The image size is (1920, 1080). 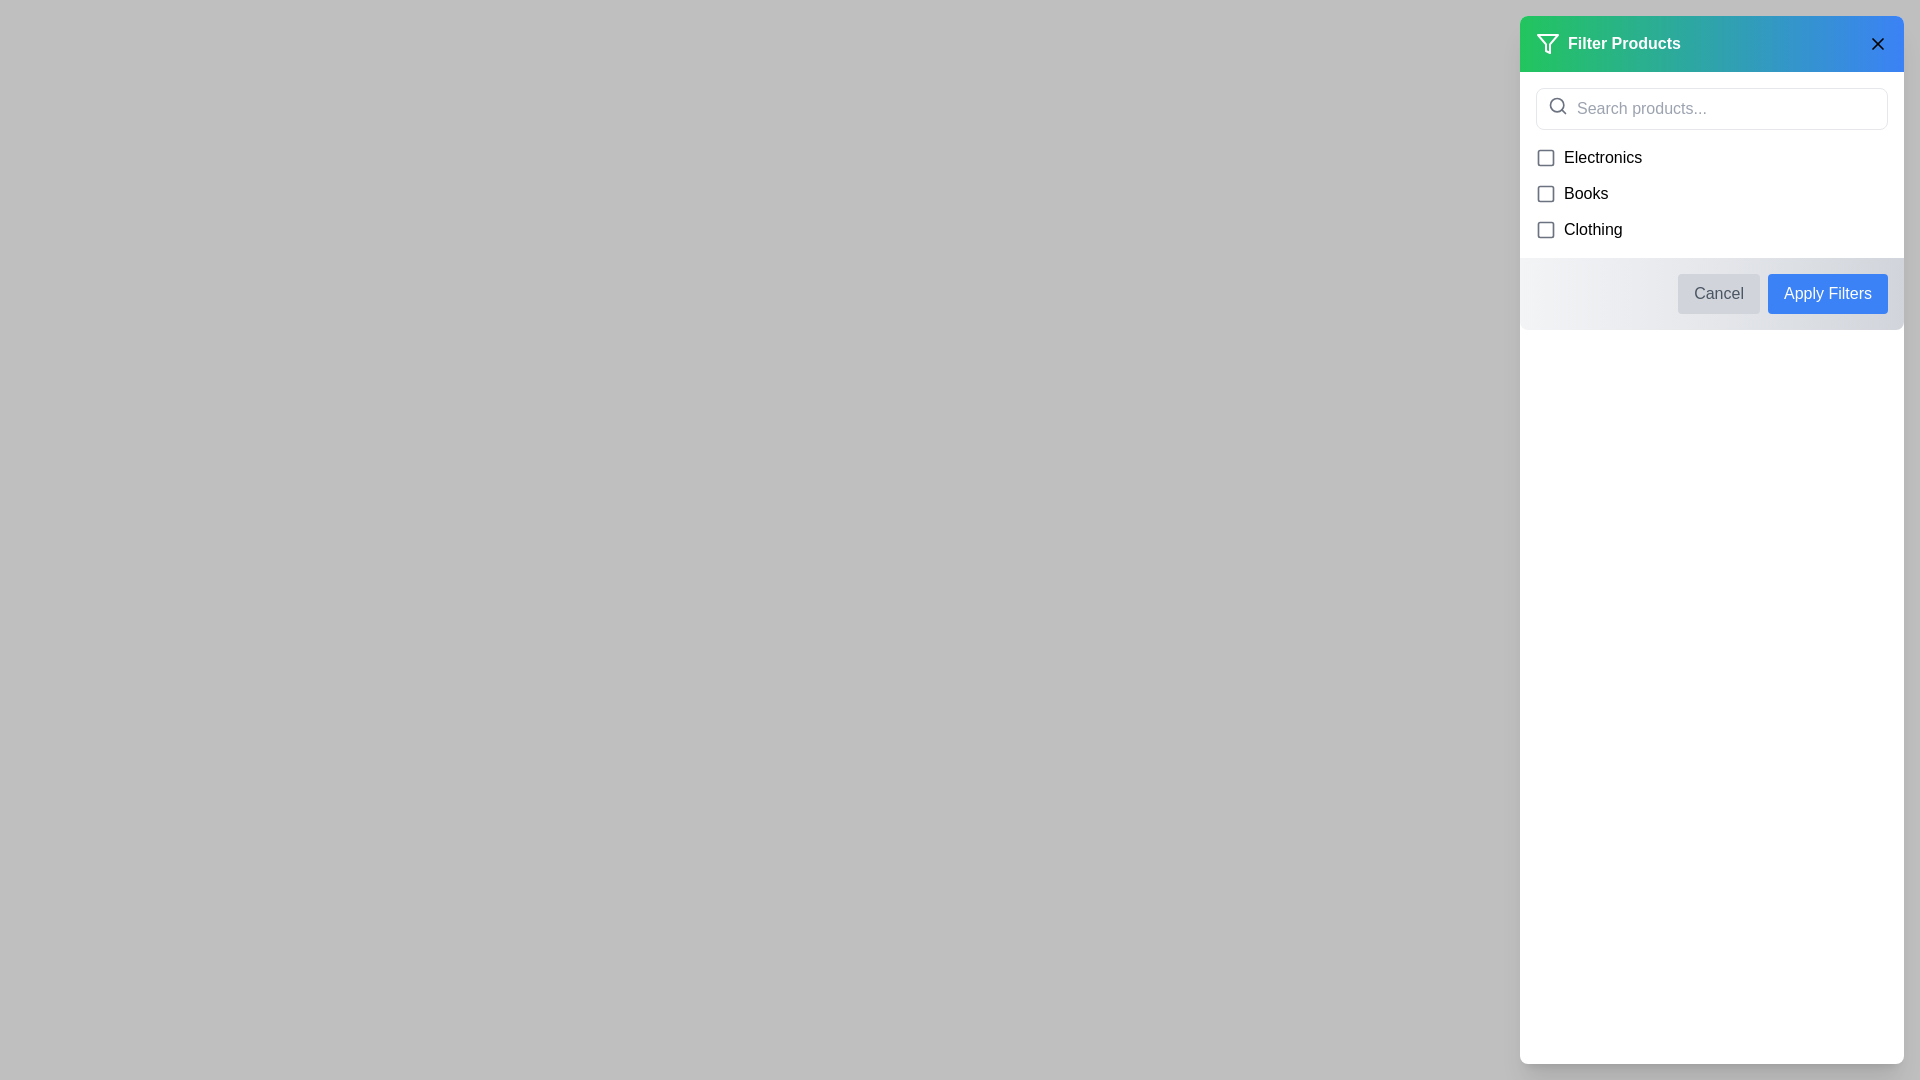 I want to click on the 'Books' checkbox in the 'Filter Products' modal to potentially reveal hover effects, so click(x=1544, y=193).